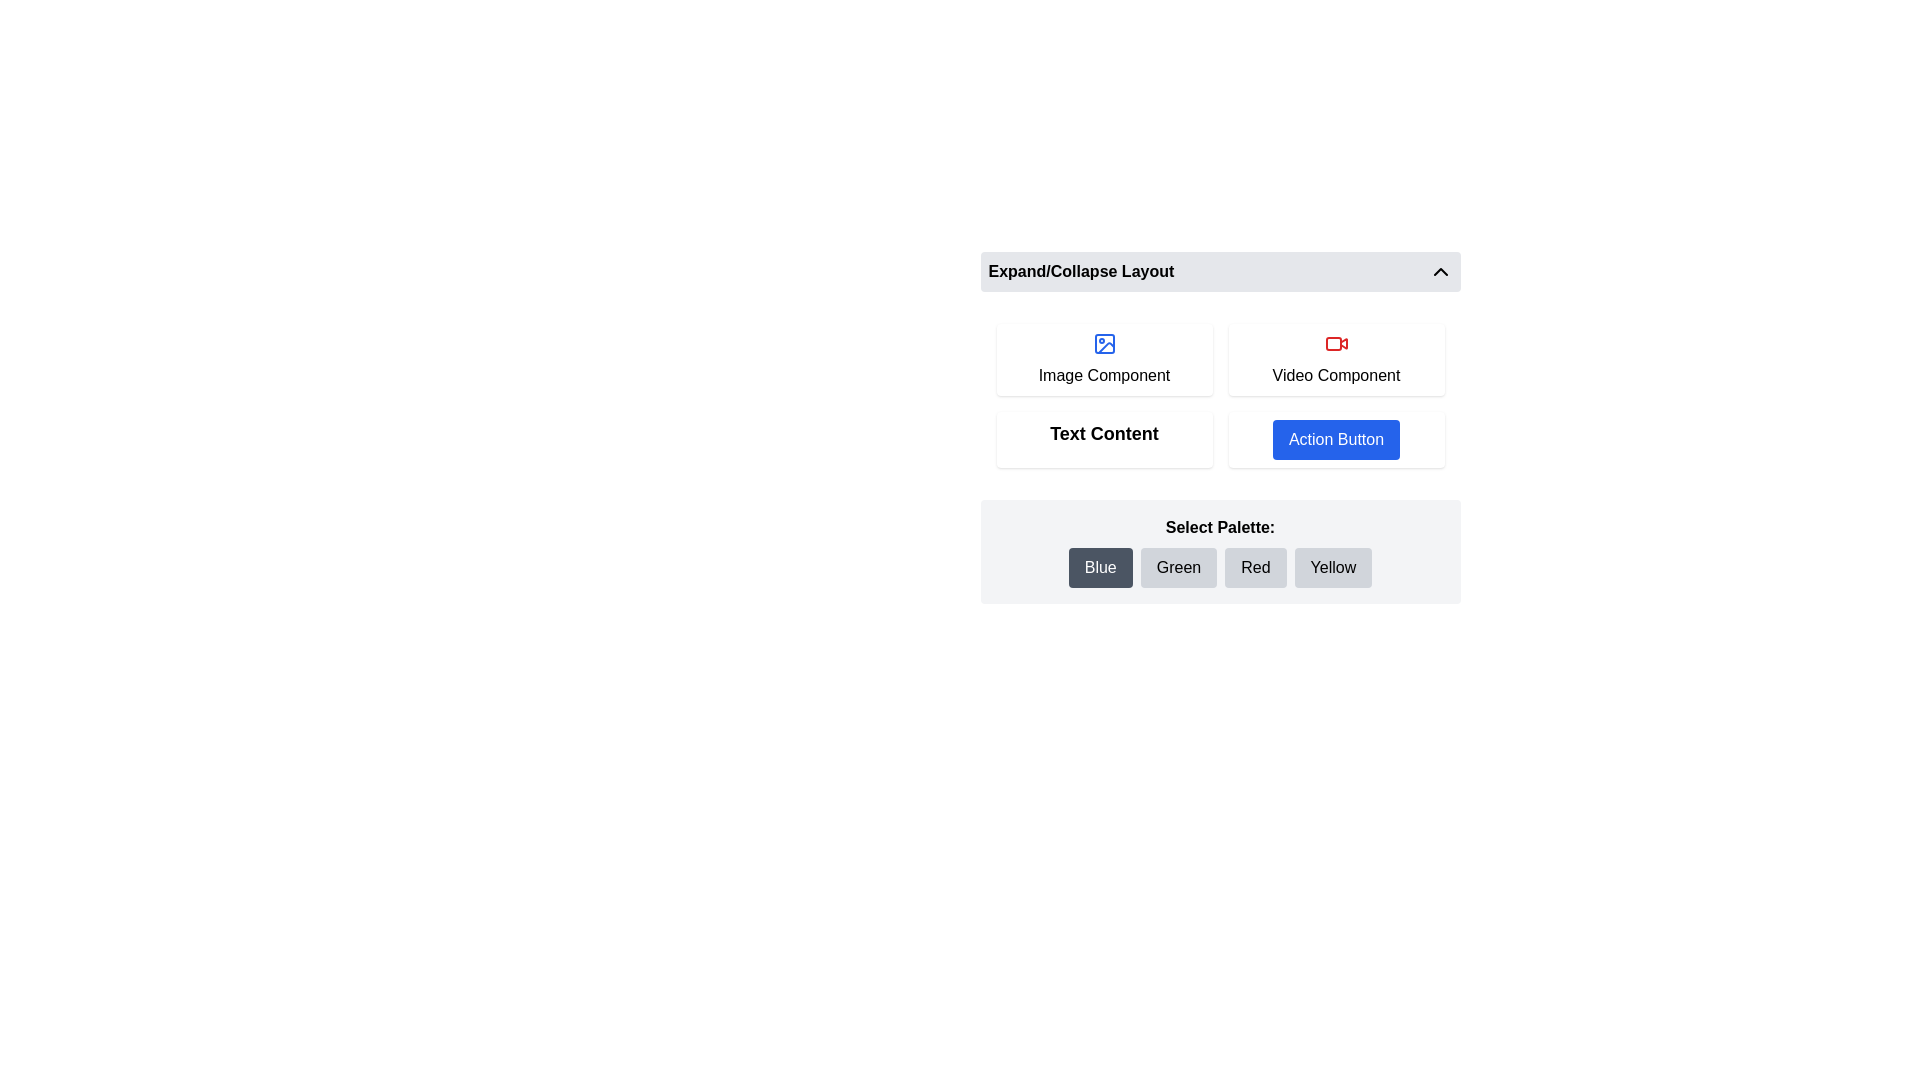  I want to click on the 'Video Component' label, which is a text component styled in black, centered beneath a red video icon on a small rectangular card with a white background and rounded corners, so click(1336, 375).